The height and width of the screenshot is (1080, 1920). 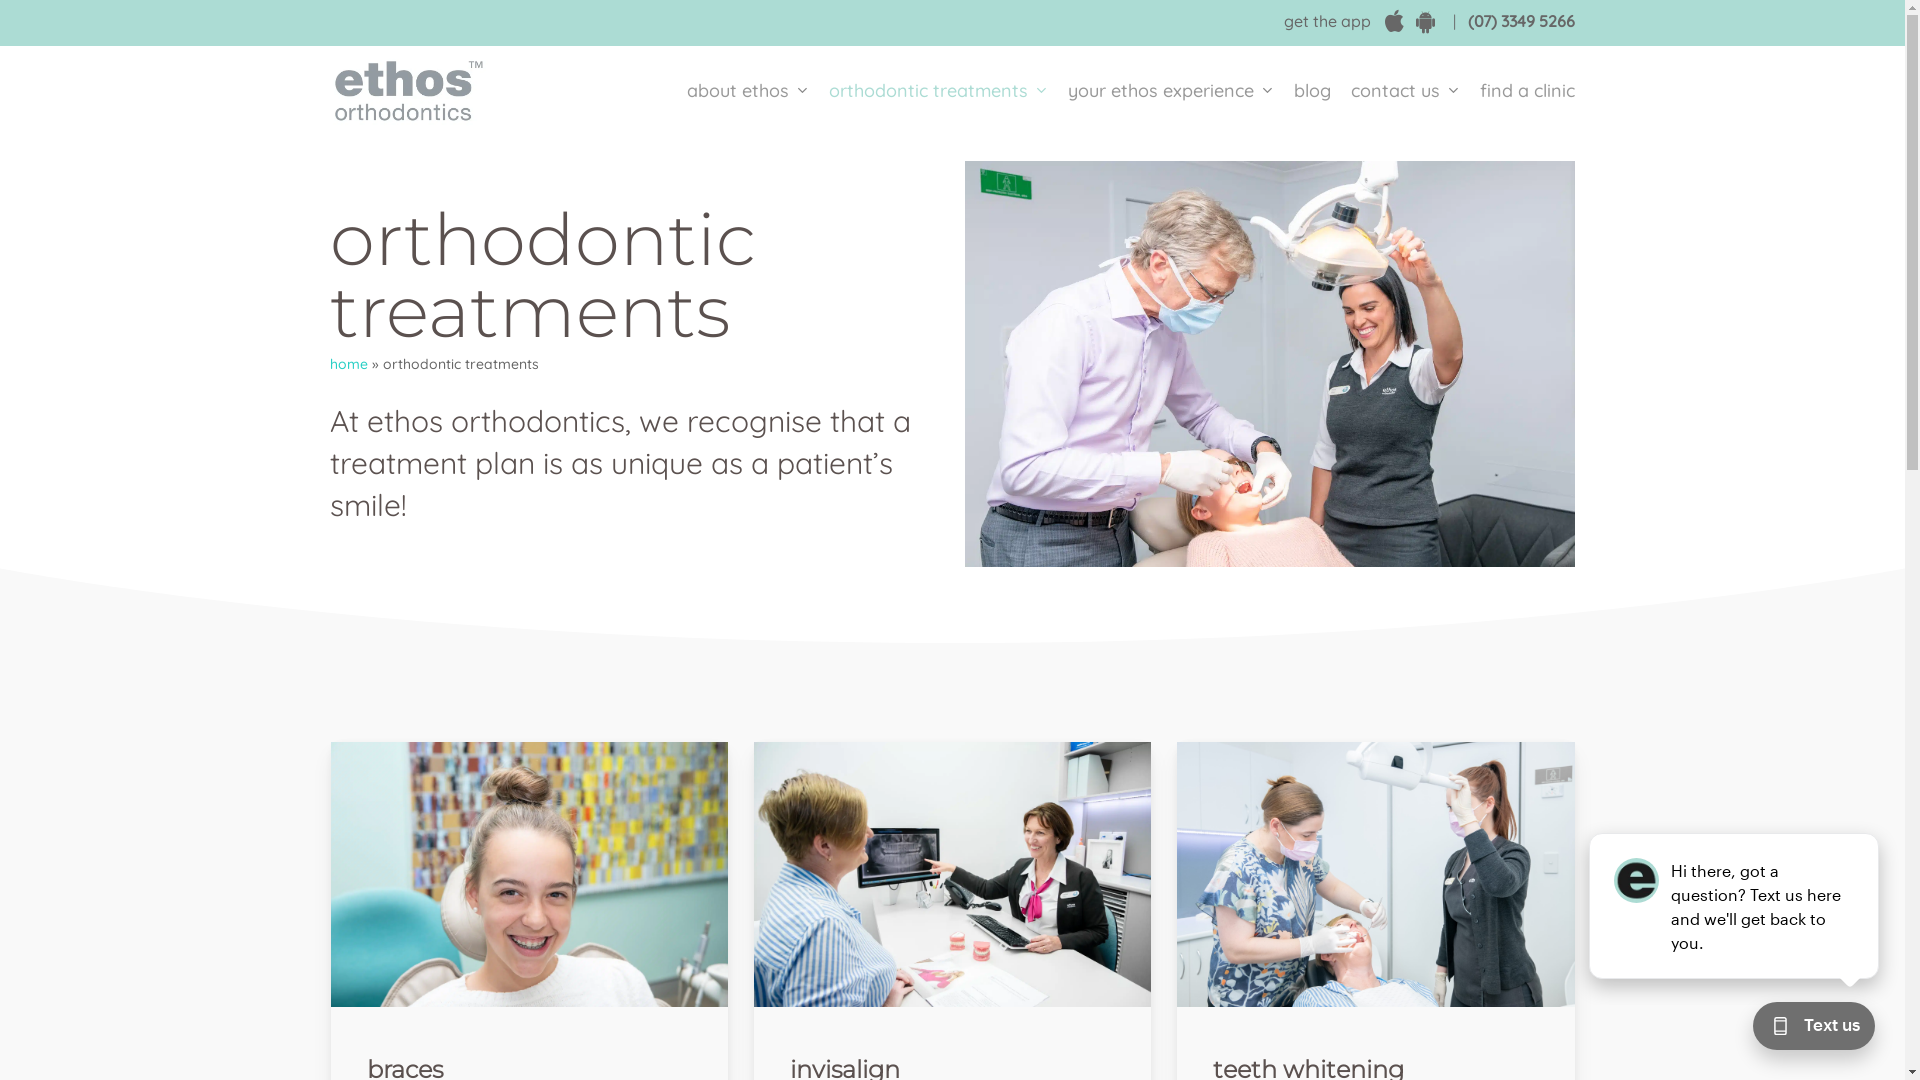 What do you see at coordinates (1404, 91) in the screenshot?
I see `'contact us'` at bounding box center [1404, 91].